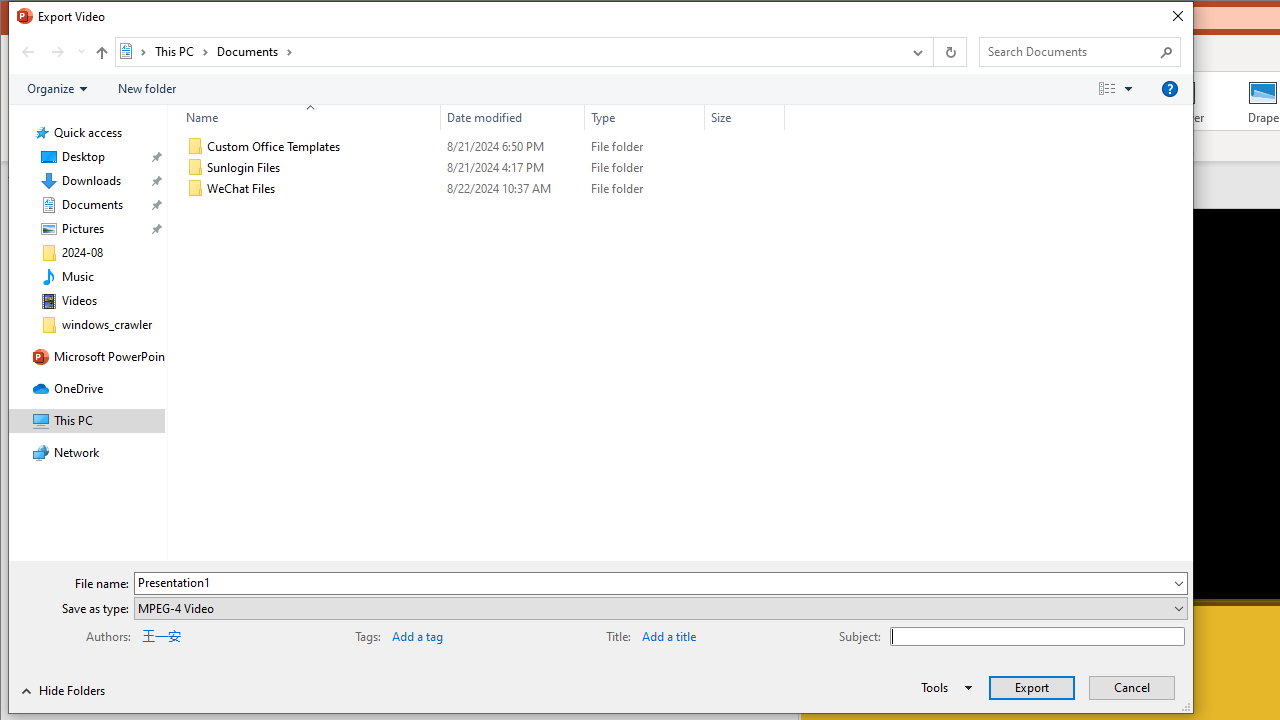  I want to click on 'Type', so click(645, 117).